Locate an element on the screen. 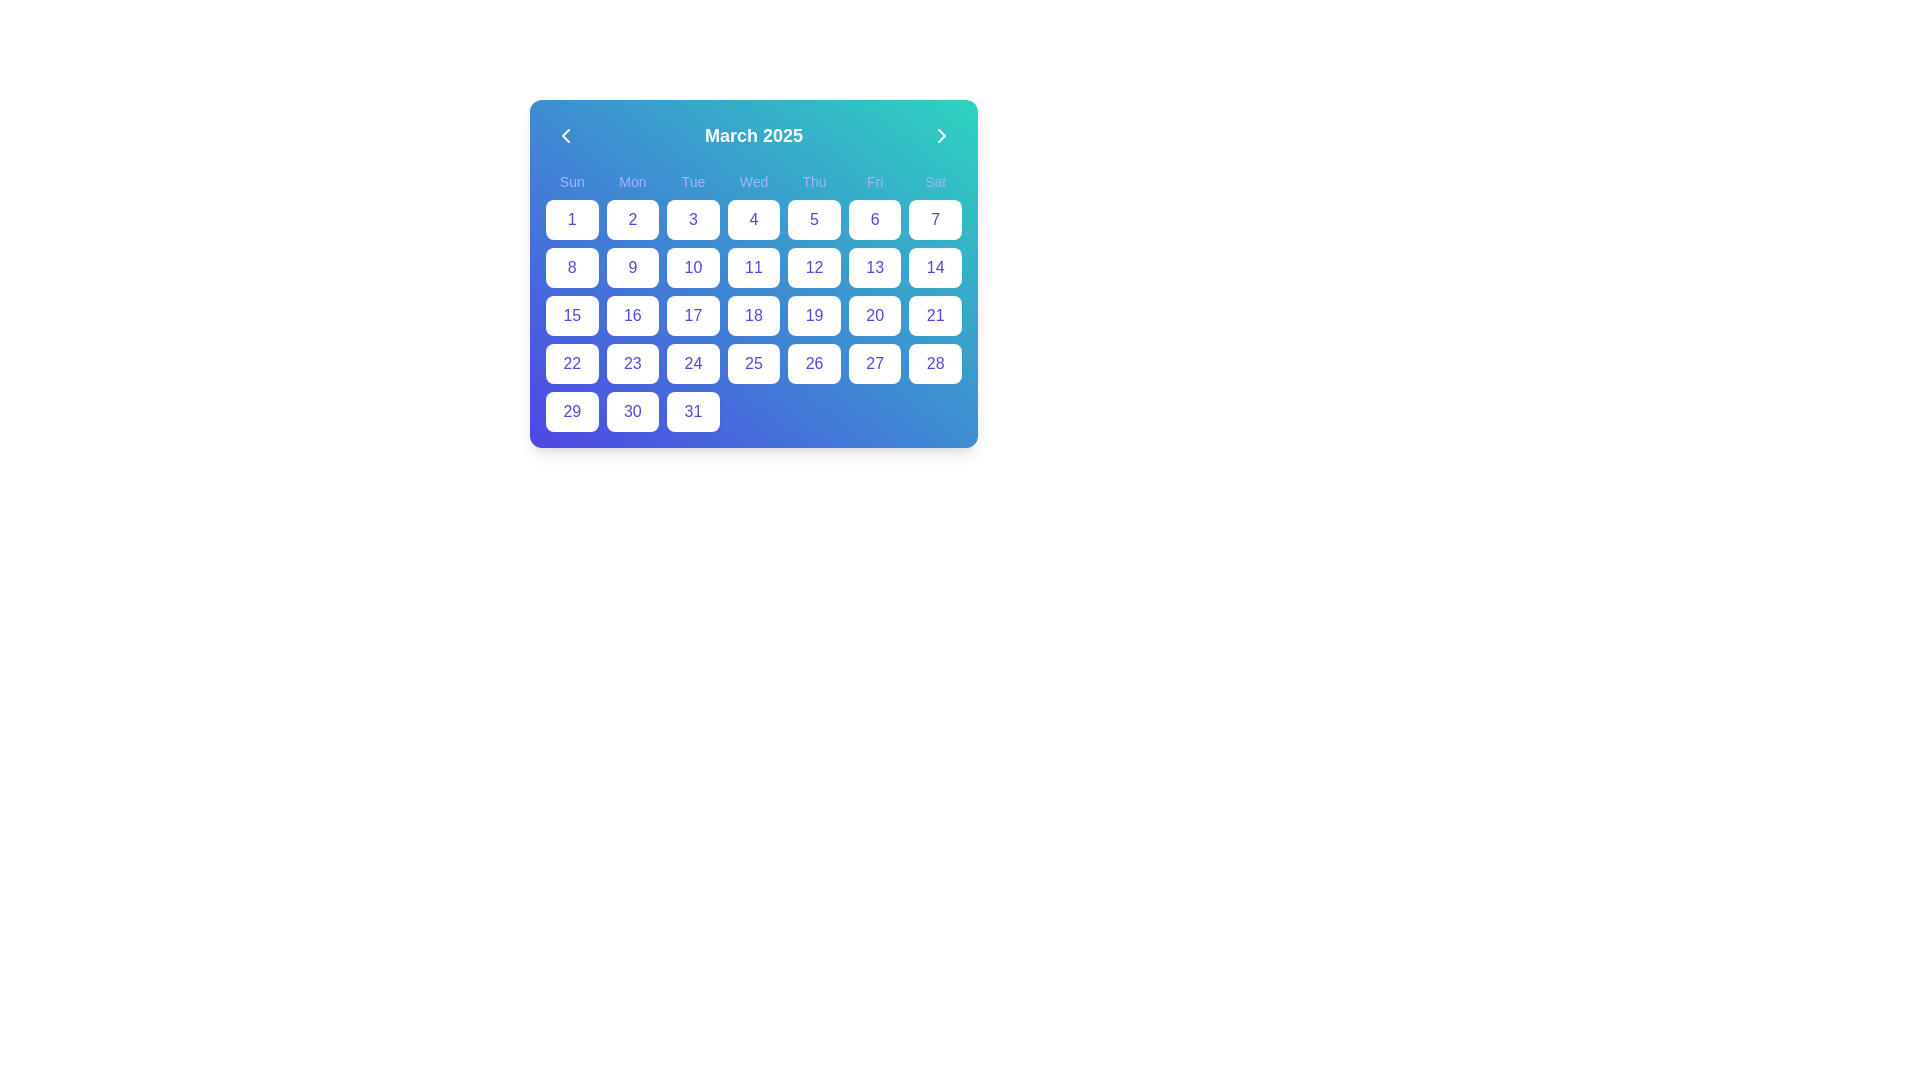  the button representing the 25th day in the calendar month to apply a ring effect is located at coordinates (752, 363).